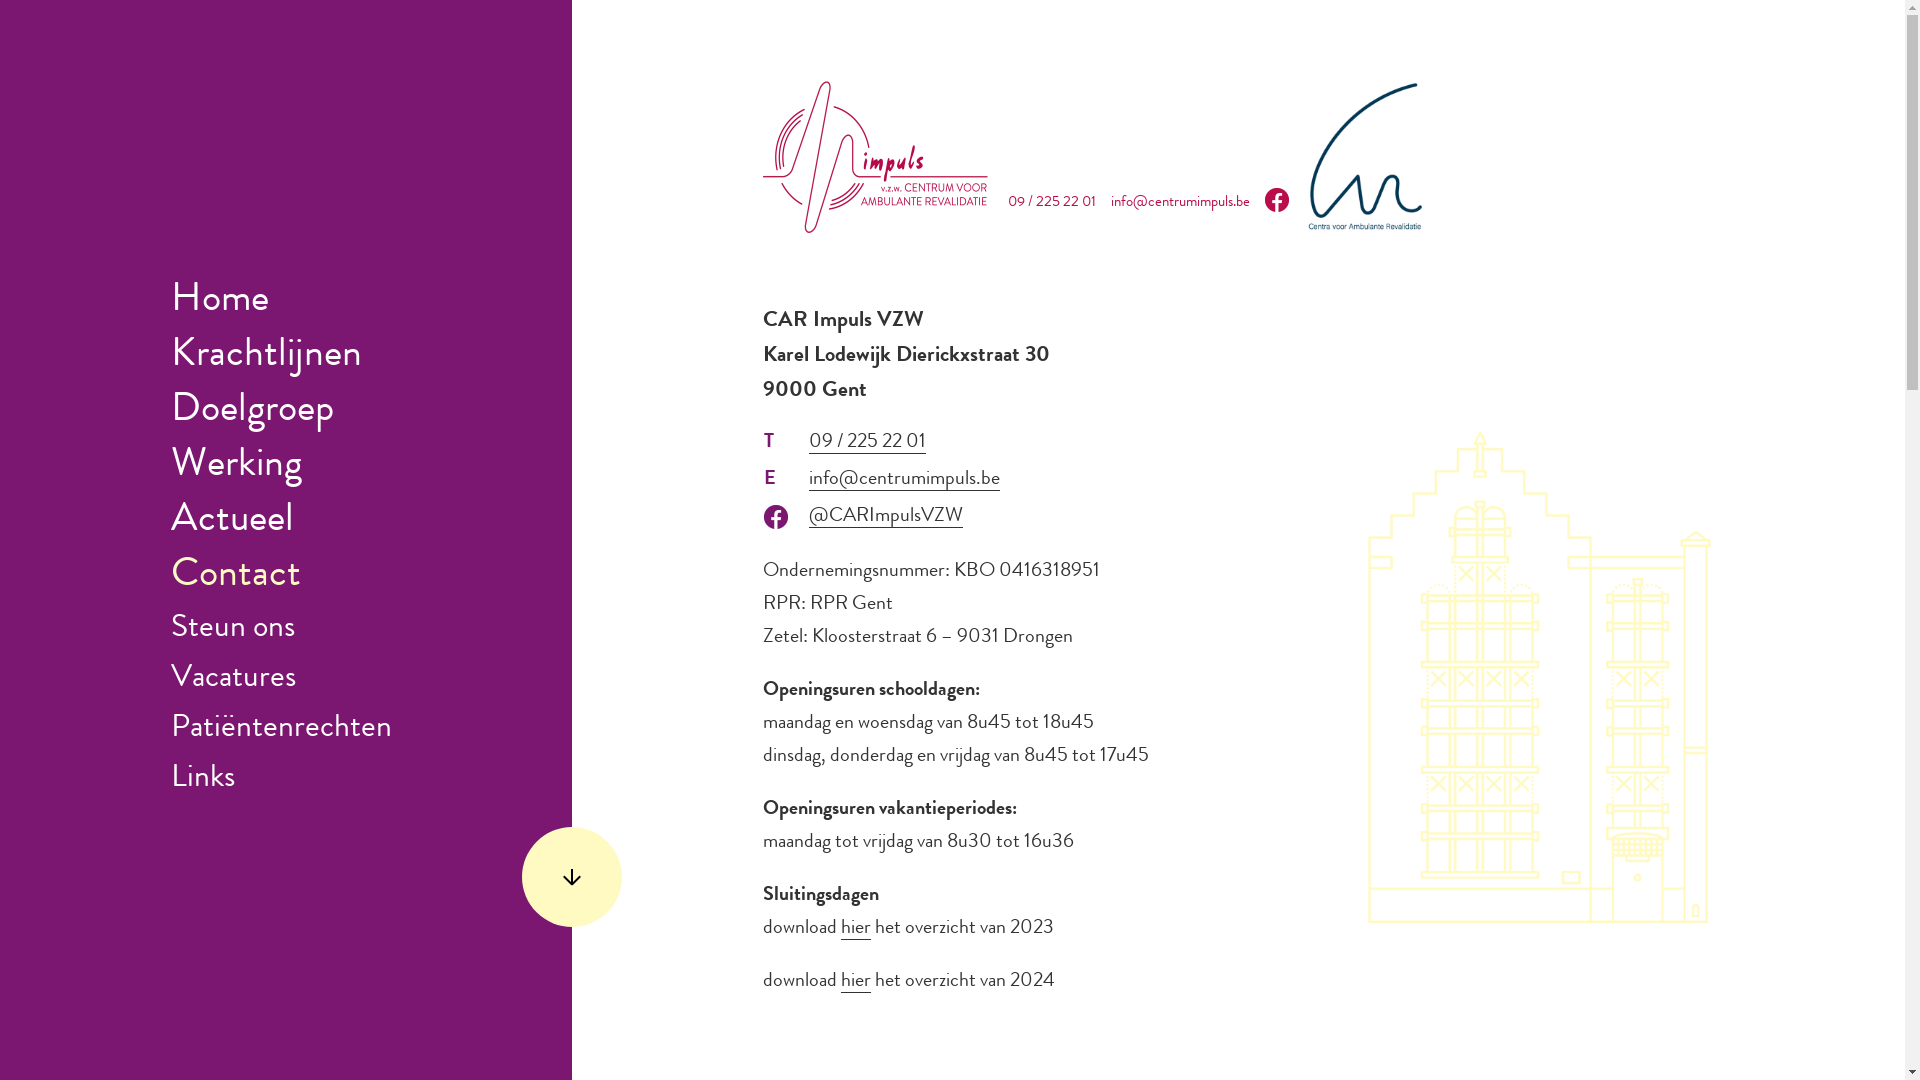 This screenshot has height=1080, width=1920. I want to click on 'Links', so click(202, 778).